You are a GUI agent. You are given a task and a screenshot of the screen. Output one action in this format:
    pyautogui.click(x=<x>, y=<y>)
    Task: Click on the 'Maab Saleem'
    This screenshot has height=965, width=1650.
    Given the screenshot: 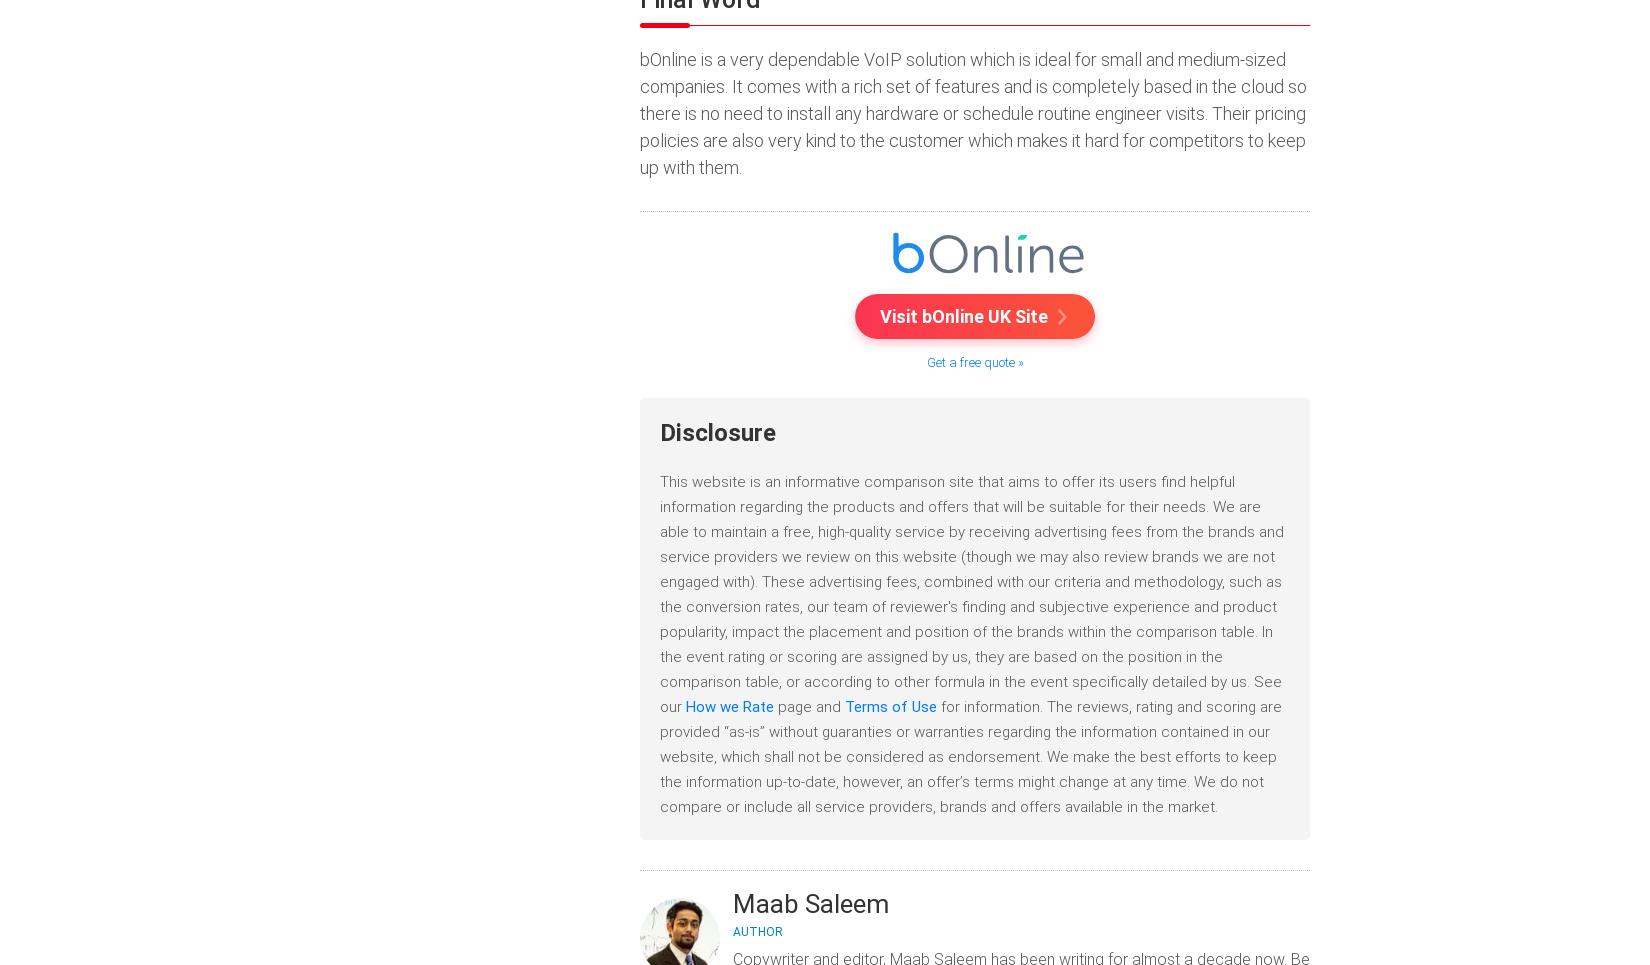 What is the action you would take?
    pyautogui.click(x=731, y=902)
    